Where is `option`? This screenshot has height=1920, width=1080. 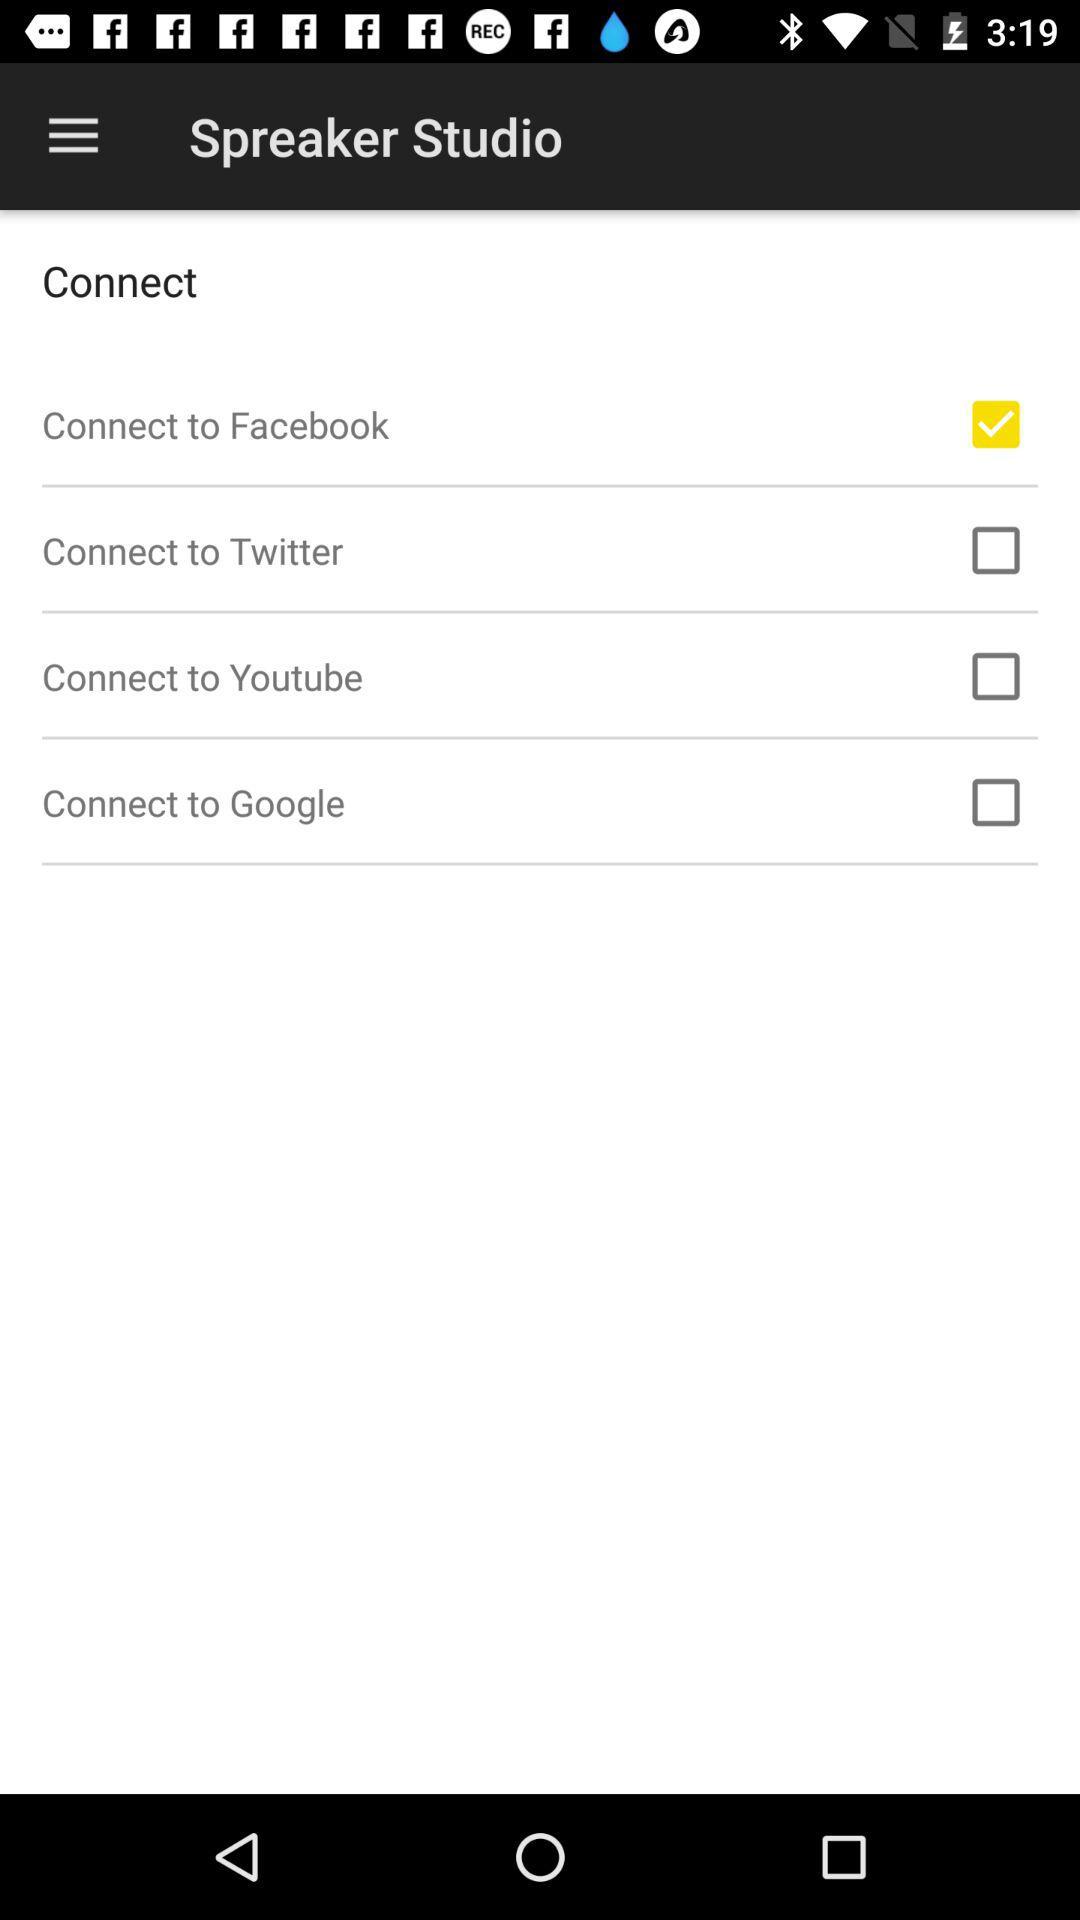
option is located at coordinates (995, 423).